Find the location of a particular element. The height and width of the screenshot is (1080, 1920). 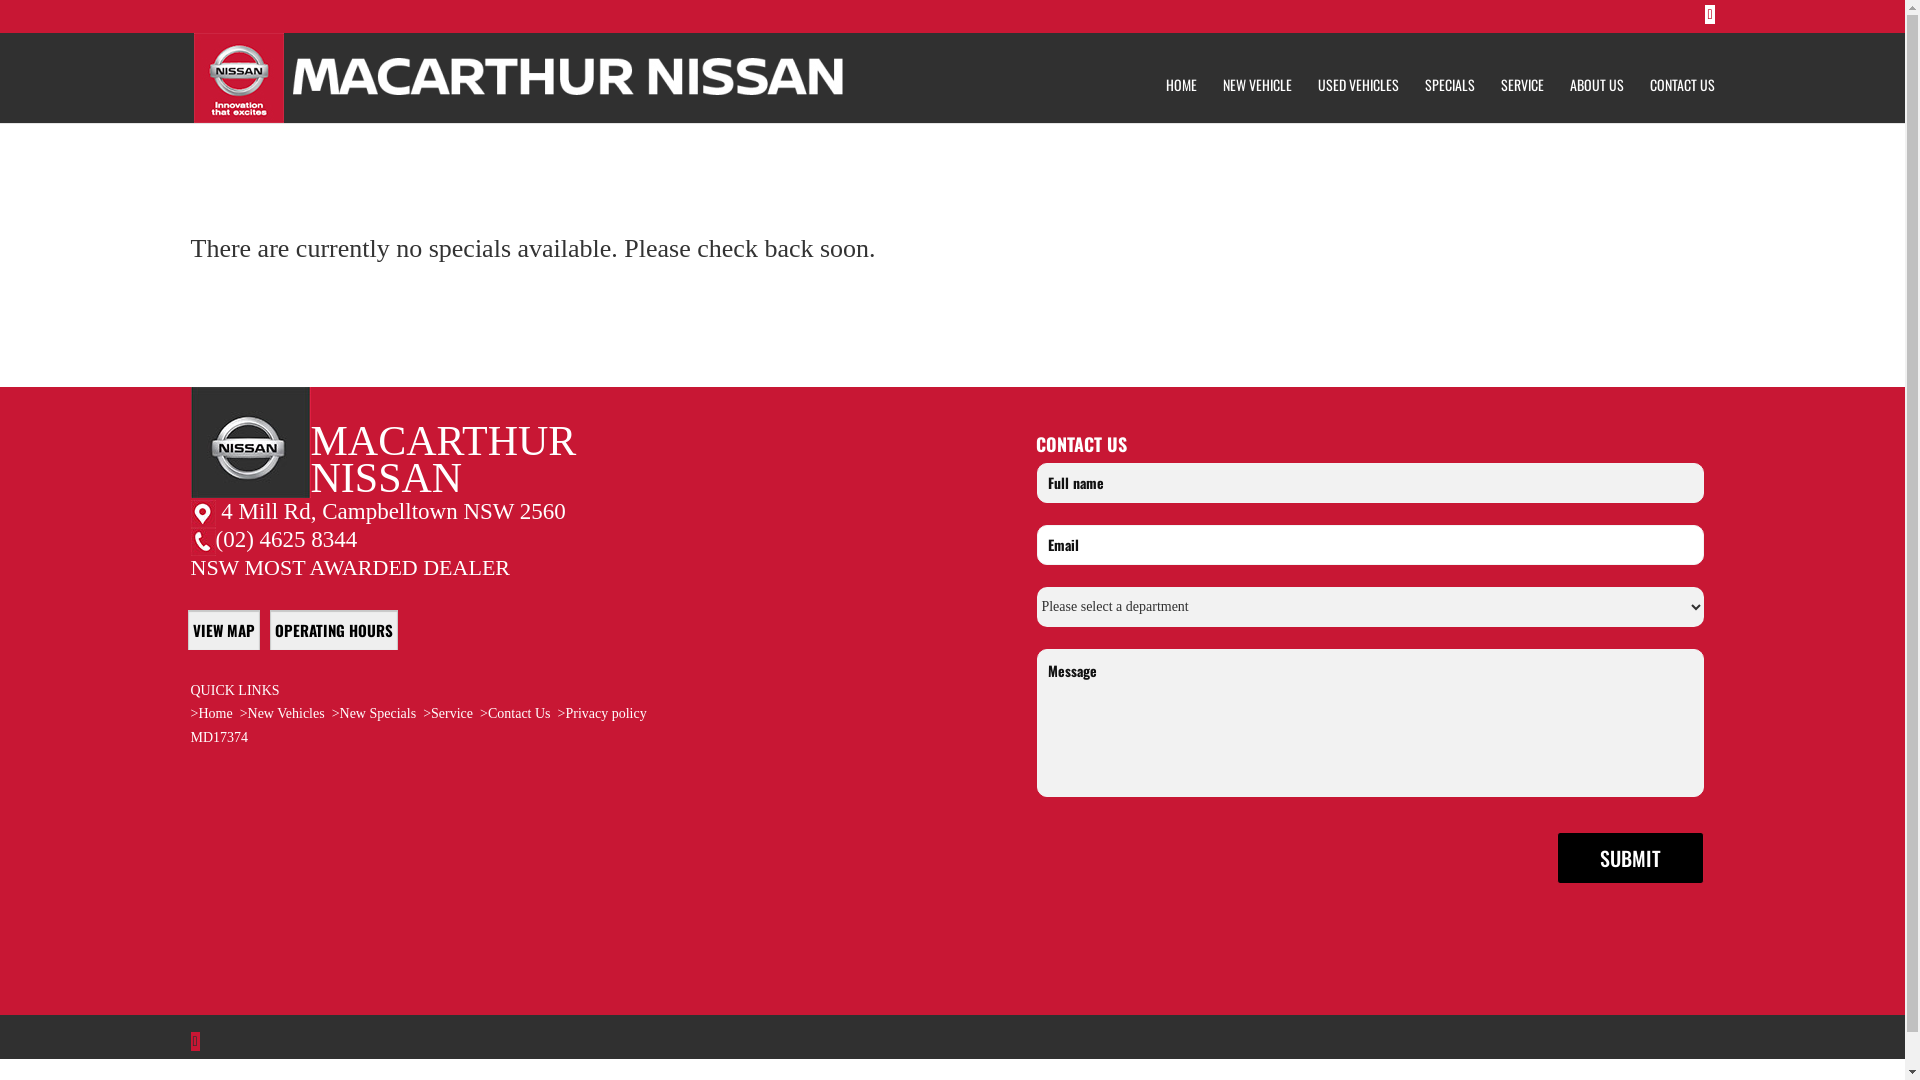

'HOME' is located at coordinates (1181, 91).